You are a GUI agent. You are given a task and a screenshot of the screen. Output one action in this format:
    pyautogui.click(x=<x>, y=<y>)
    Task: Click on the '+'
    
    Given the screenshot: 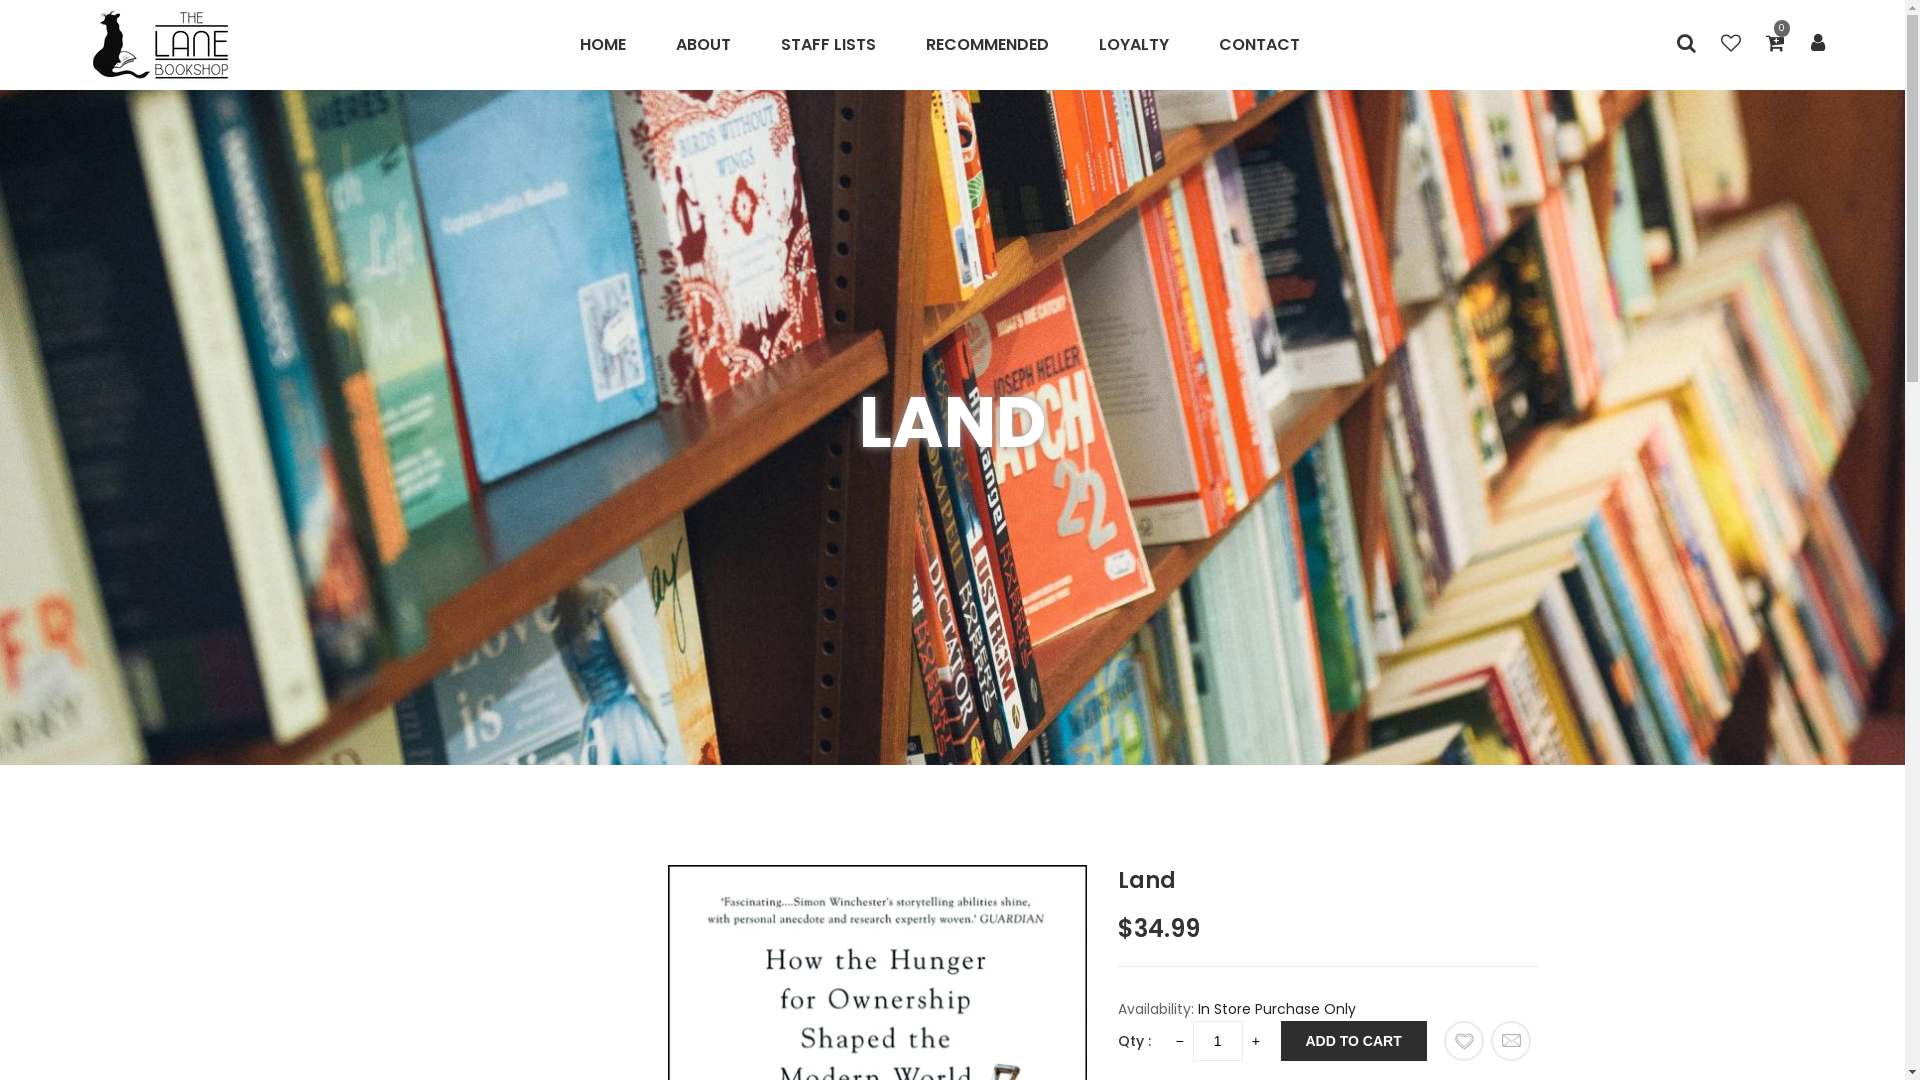 What is the action you would take?
    pyautogui.click(x=1255, y=1040)
    